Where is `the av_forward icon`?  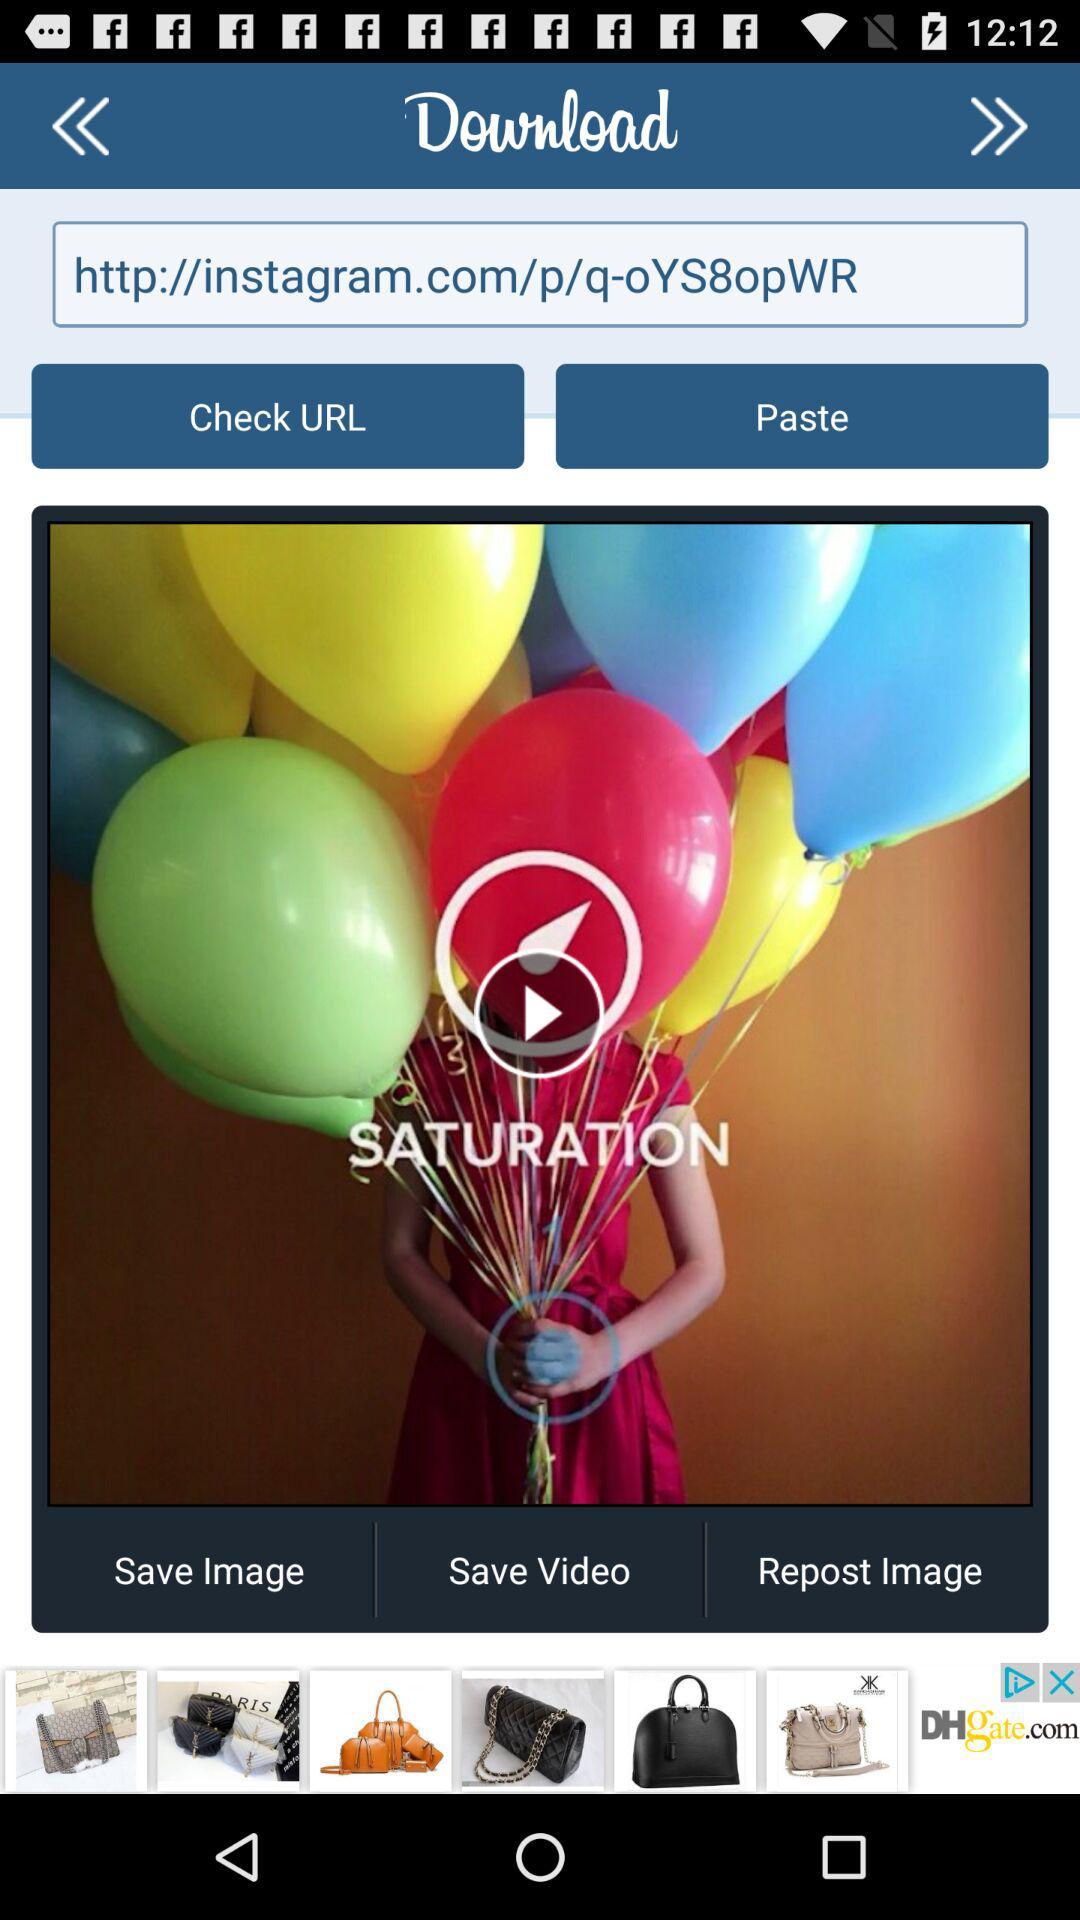 the av_forward icon is located at coordinates (999, 133).